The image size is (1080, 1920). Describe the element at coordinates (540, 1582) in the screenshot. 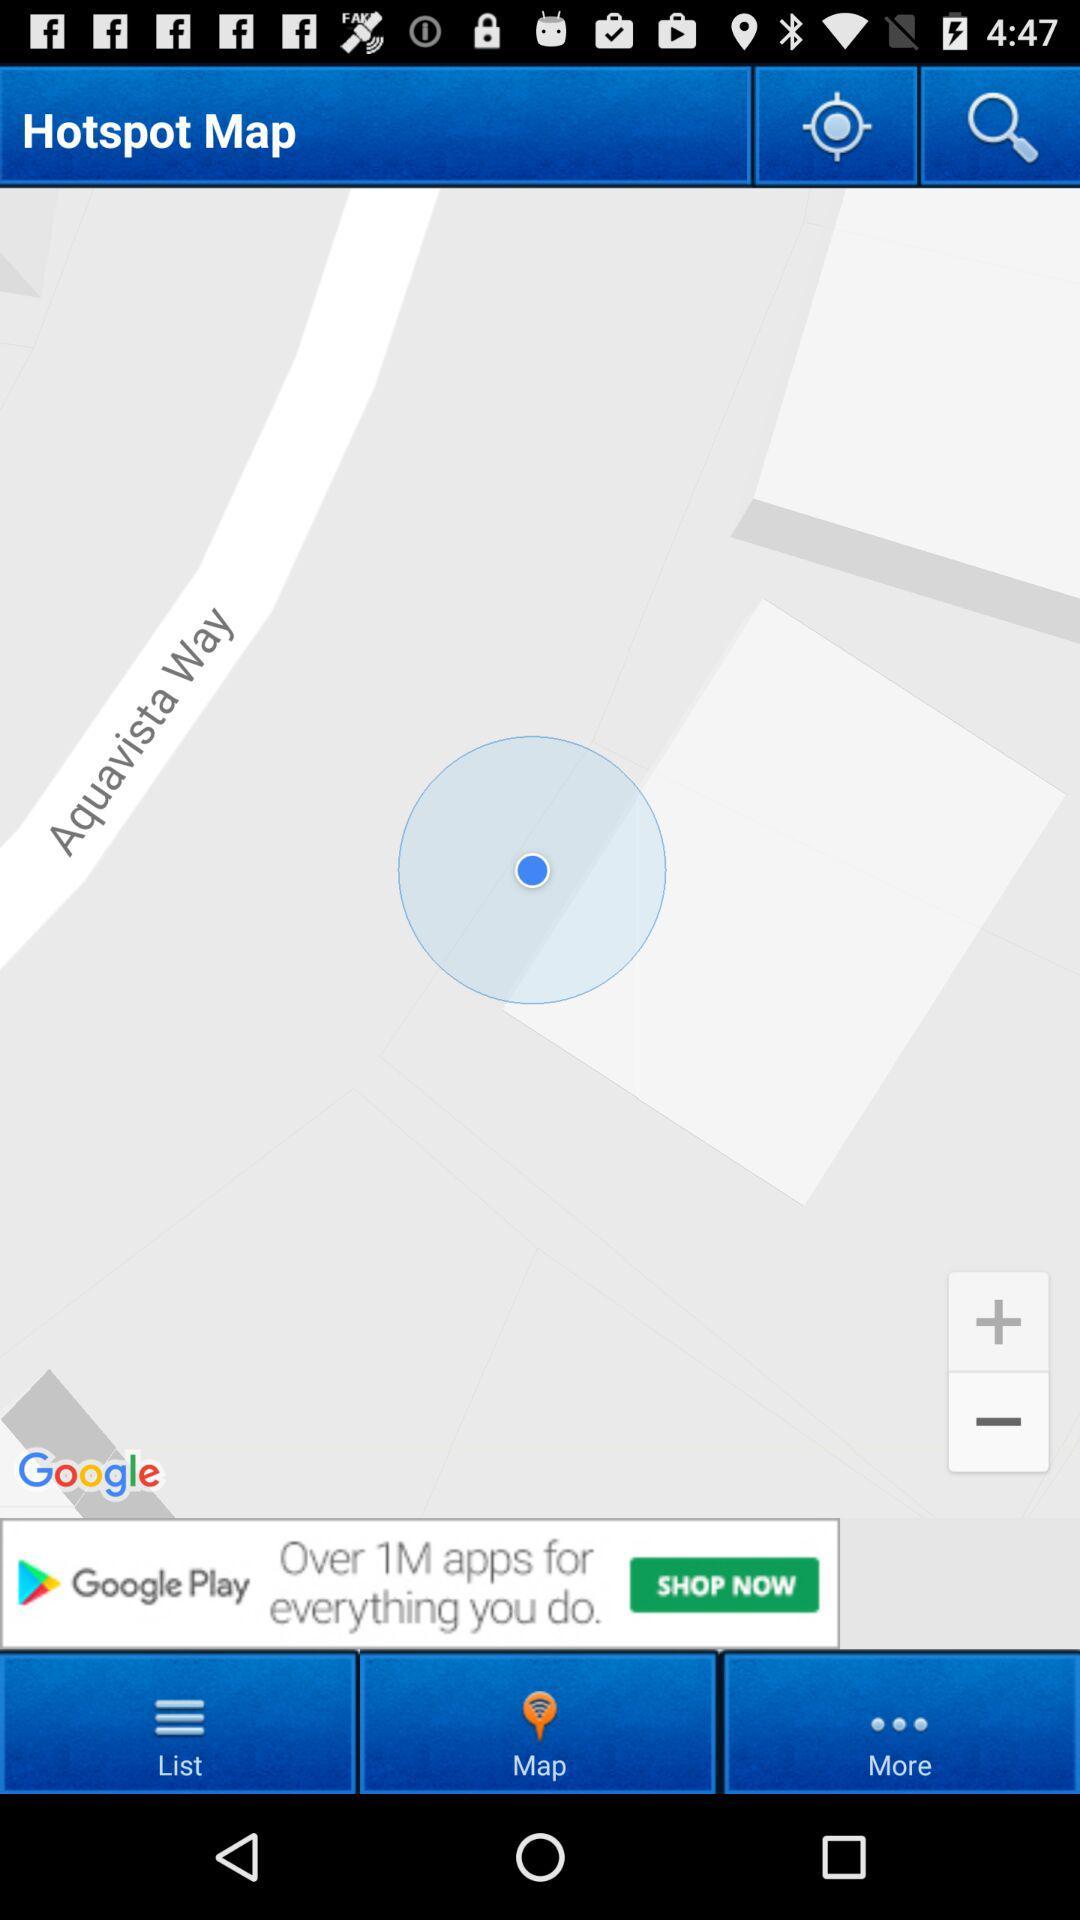

I see `launch advertisement link` at that location.